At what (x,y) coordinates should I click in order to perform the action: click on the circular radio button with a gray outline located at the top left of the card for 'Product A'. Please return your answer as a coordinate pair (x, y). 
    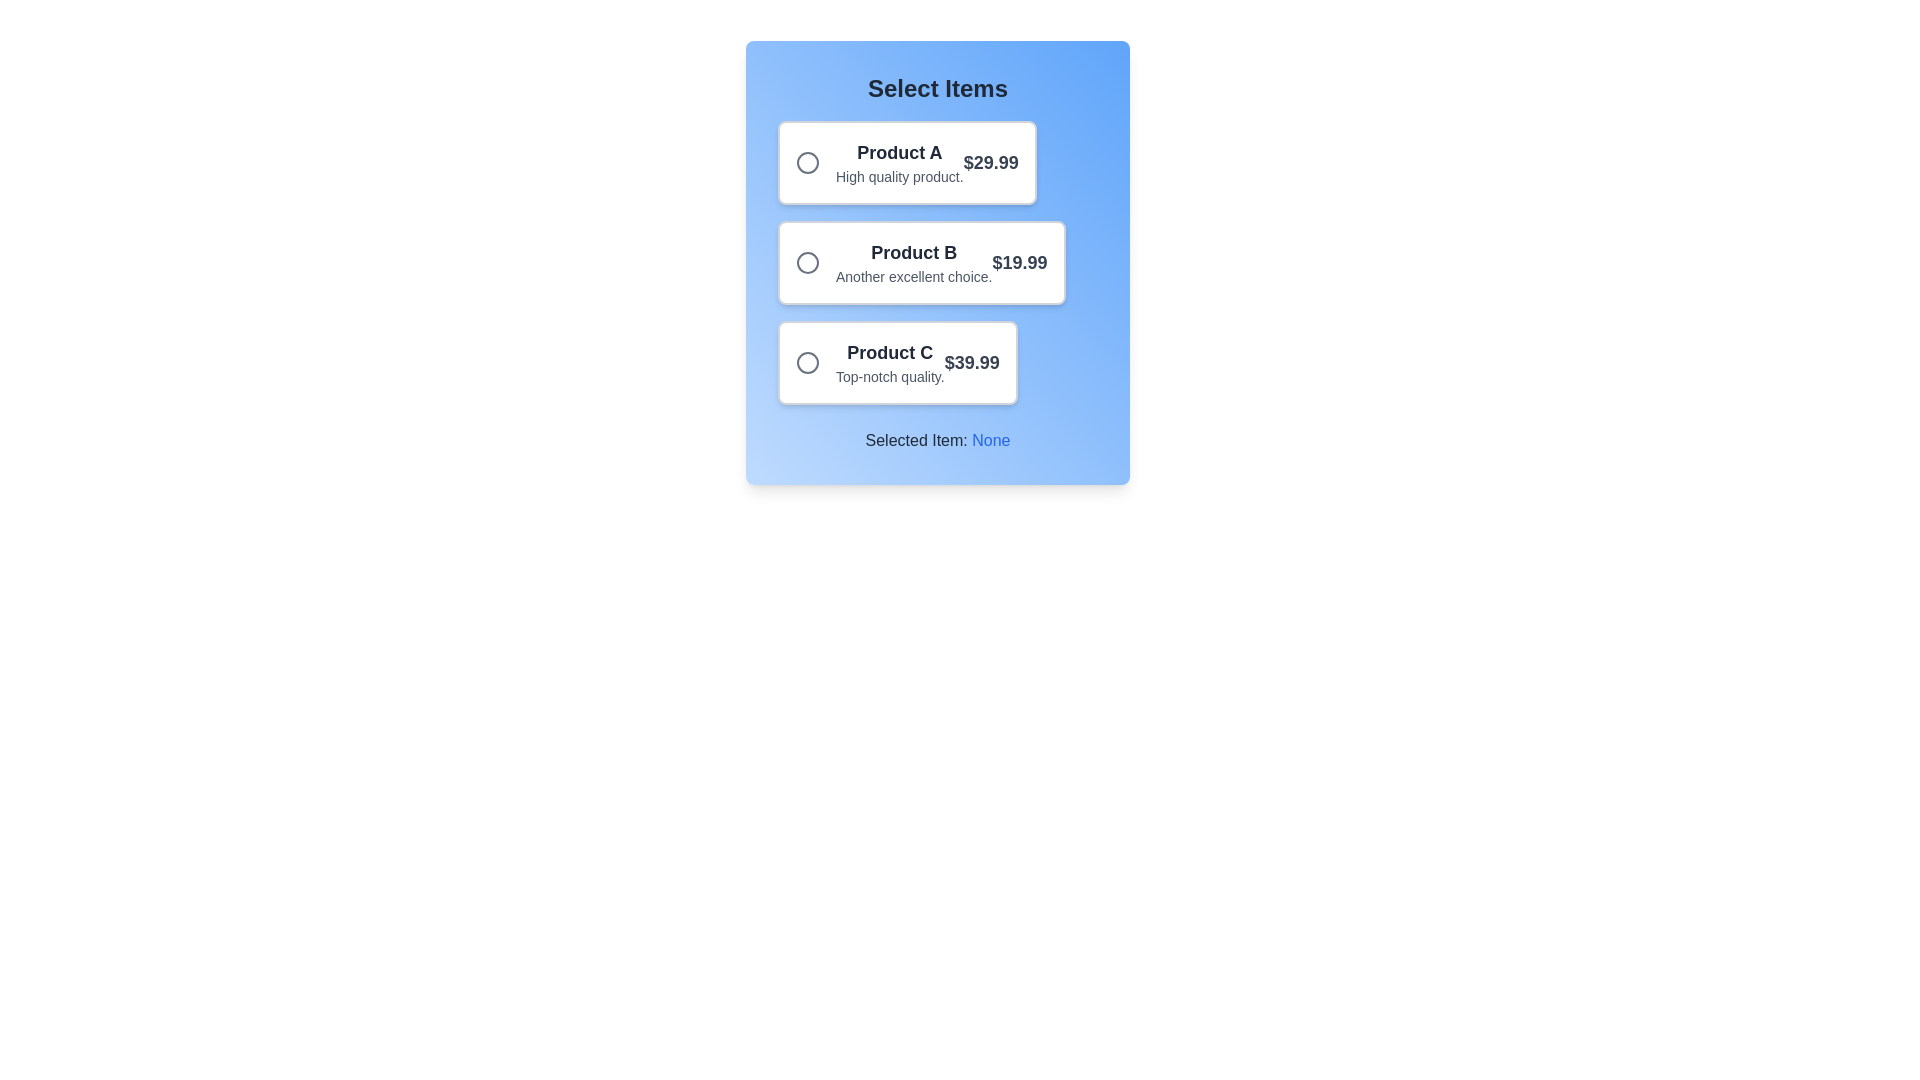
    Looking at the image, I should click on (816, 161).